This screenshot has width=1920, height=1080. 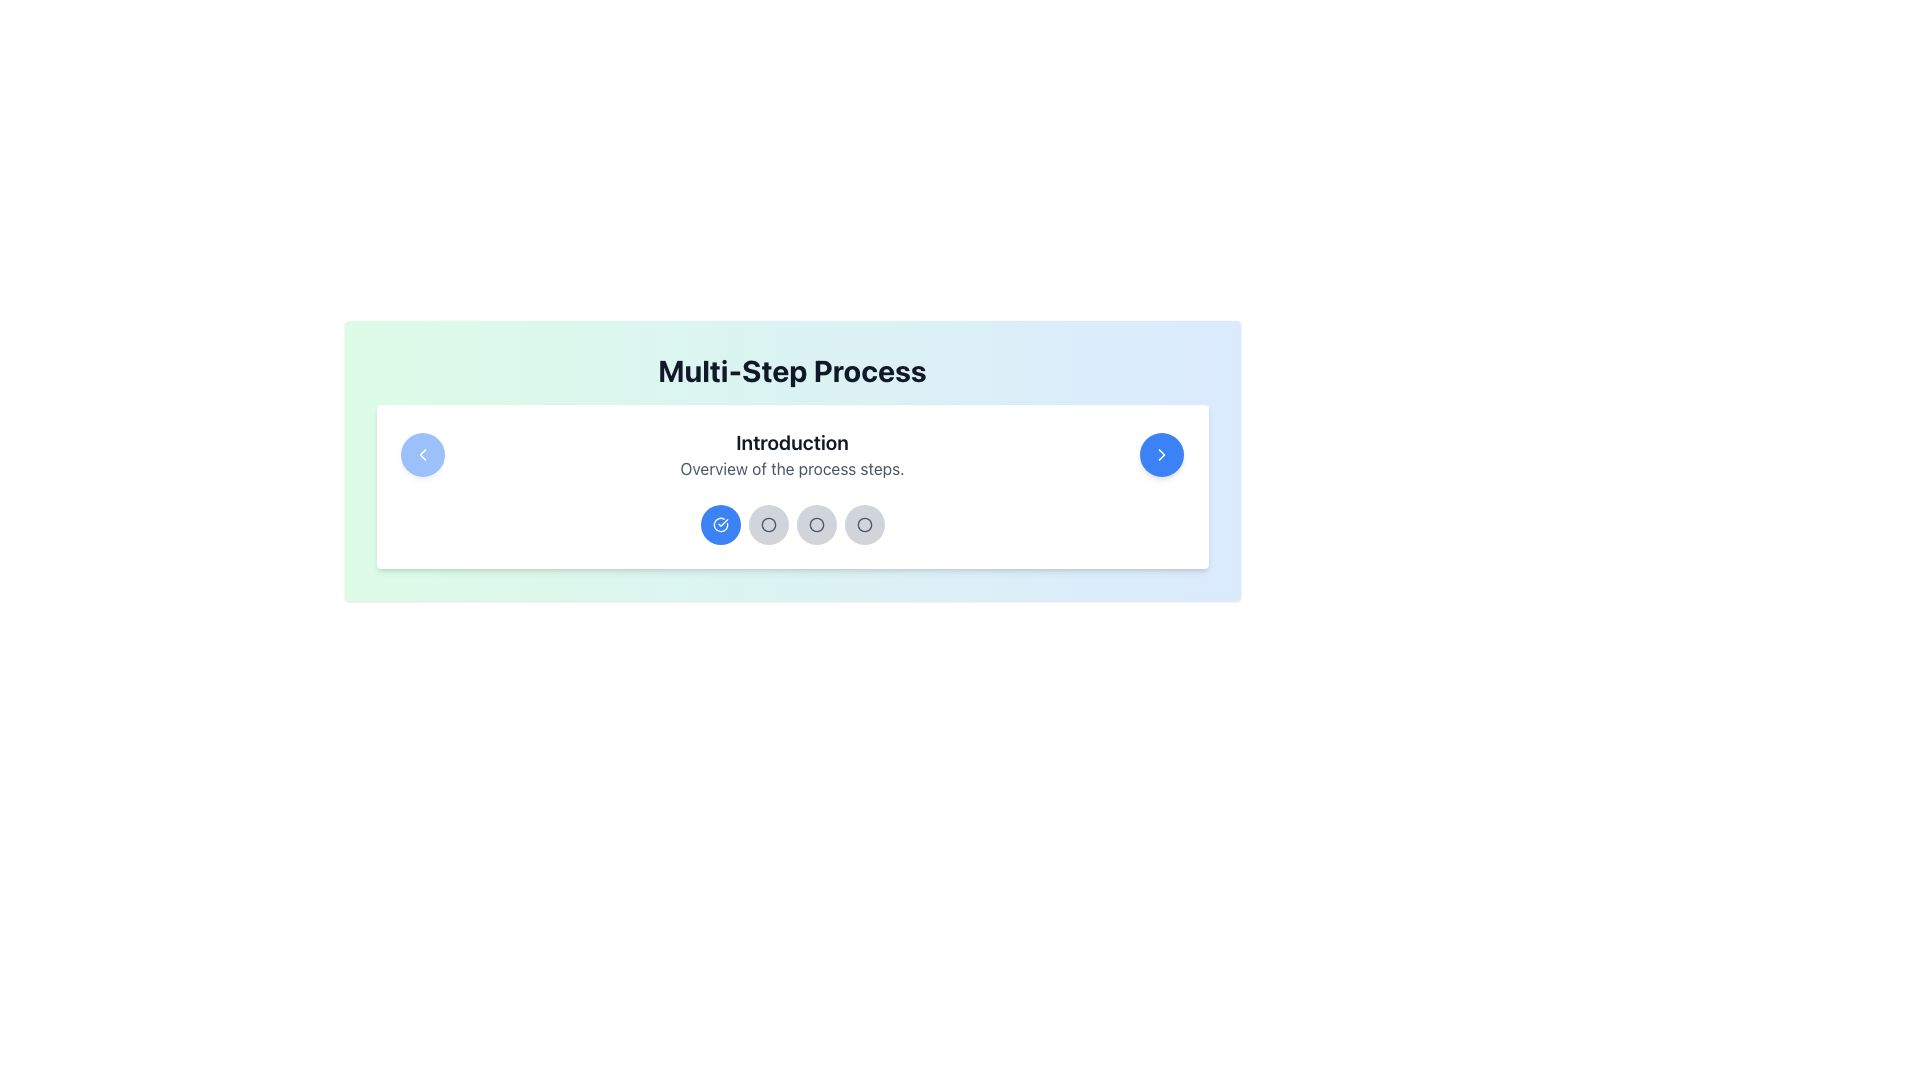 I want to click on the blue circular button with a white checkmark icon in the Step progress indicator bar located below the 'Introduction' section to potentially reveal a tooltip or highlight the step, so click(x=791, y=523).